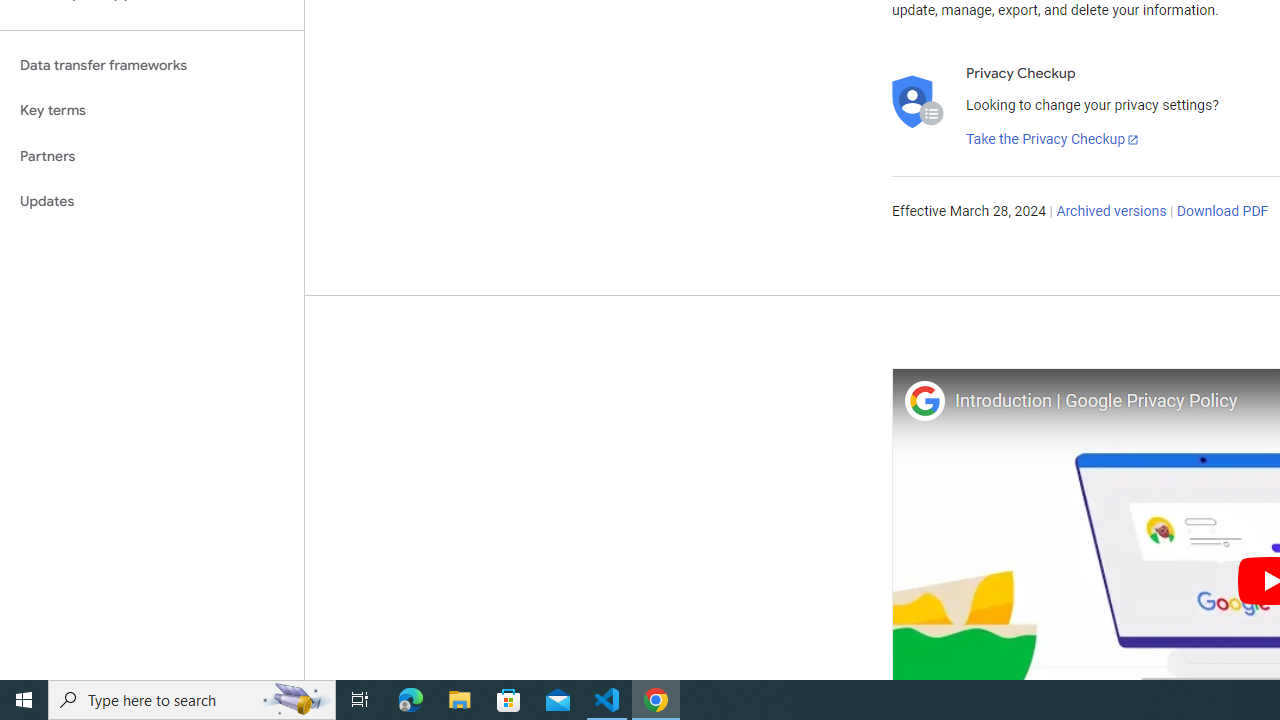 The height and width of the screenshot is (720, 1280). What do you see at coordinates (151, 110) in the screenshot?
I see `'Key terms'` at bounding box center [151, 110].